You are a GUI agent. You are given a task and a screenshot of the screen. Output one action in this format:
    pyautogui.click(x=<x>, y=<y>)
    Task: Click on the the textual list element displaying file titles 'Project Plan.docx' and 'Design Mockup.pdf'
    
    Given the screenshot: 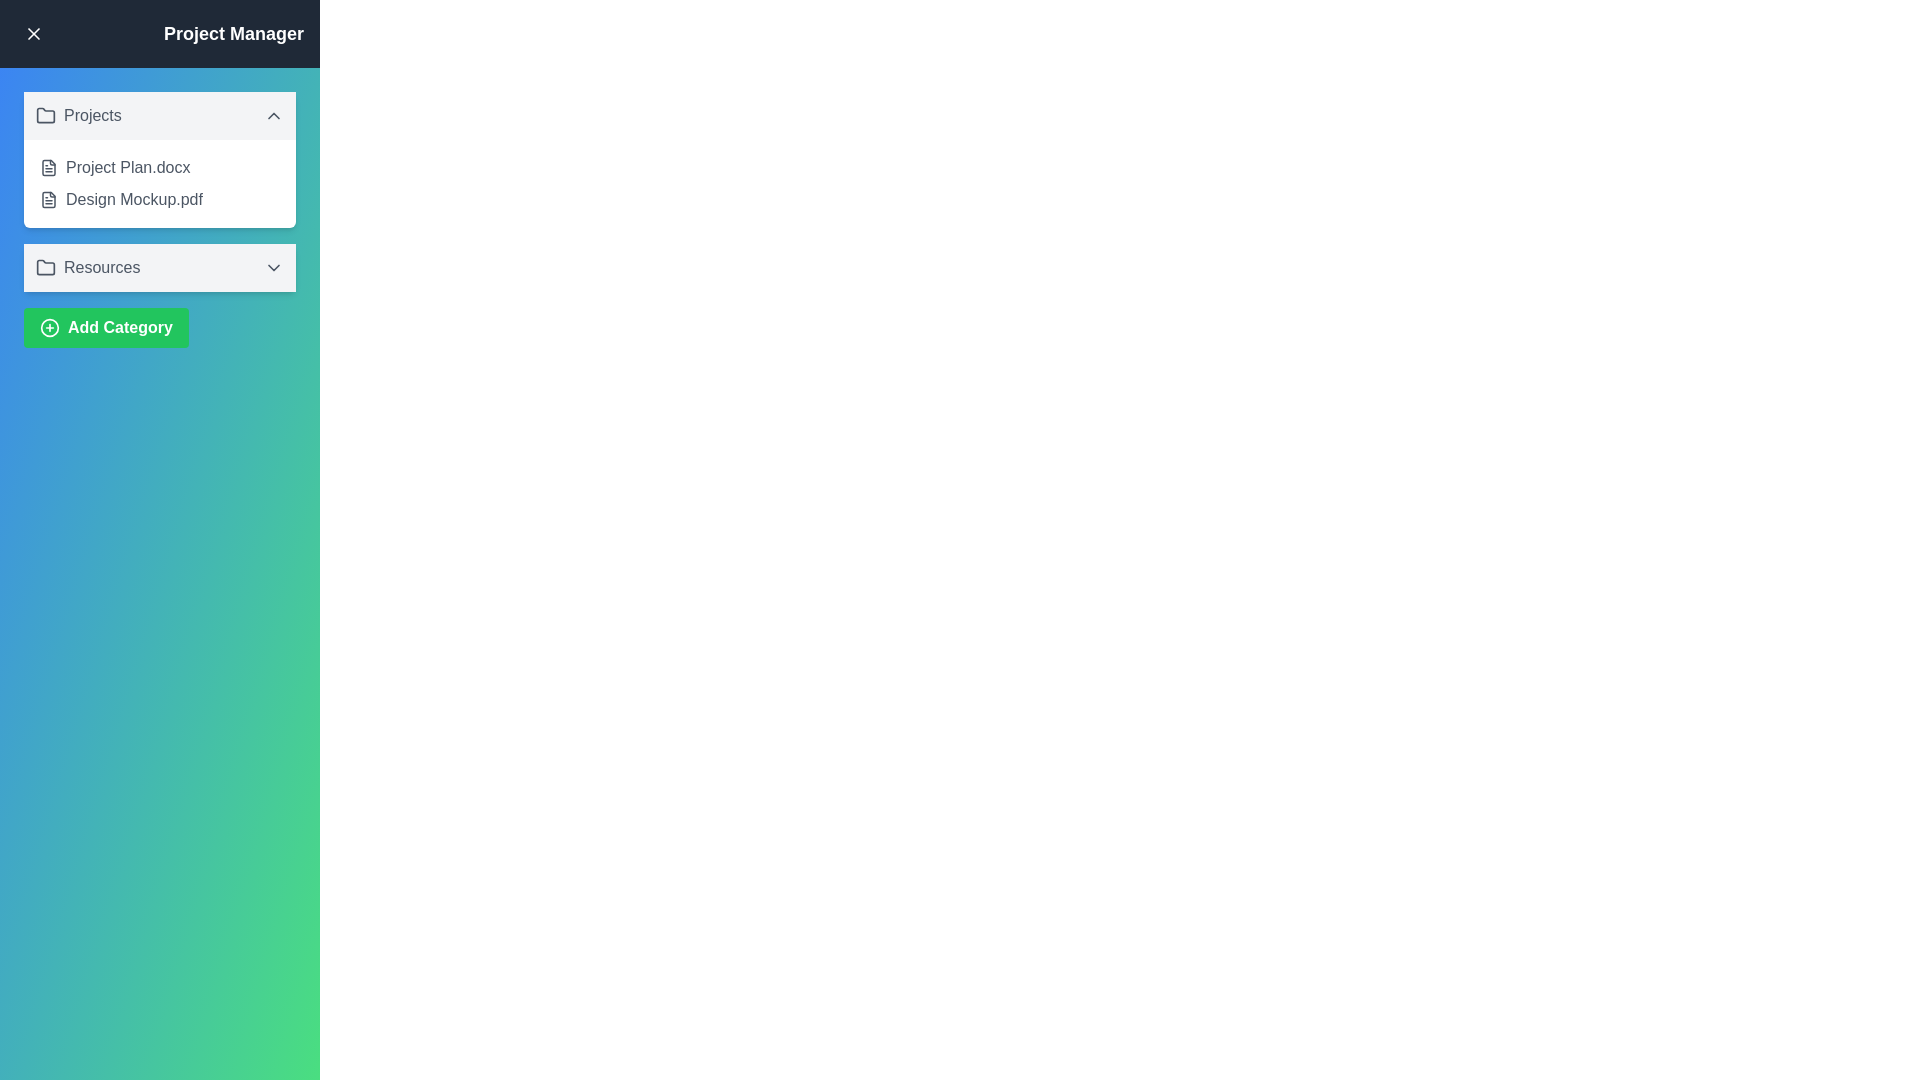 What is the action you would take?
    pyautogui.click(x=158, y=184)
    